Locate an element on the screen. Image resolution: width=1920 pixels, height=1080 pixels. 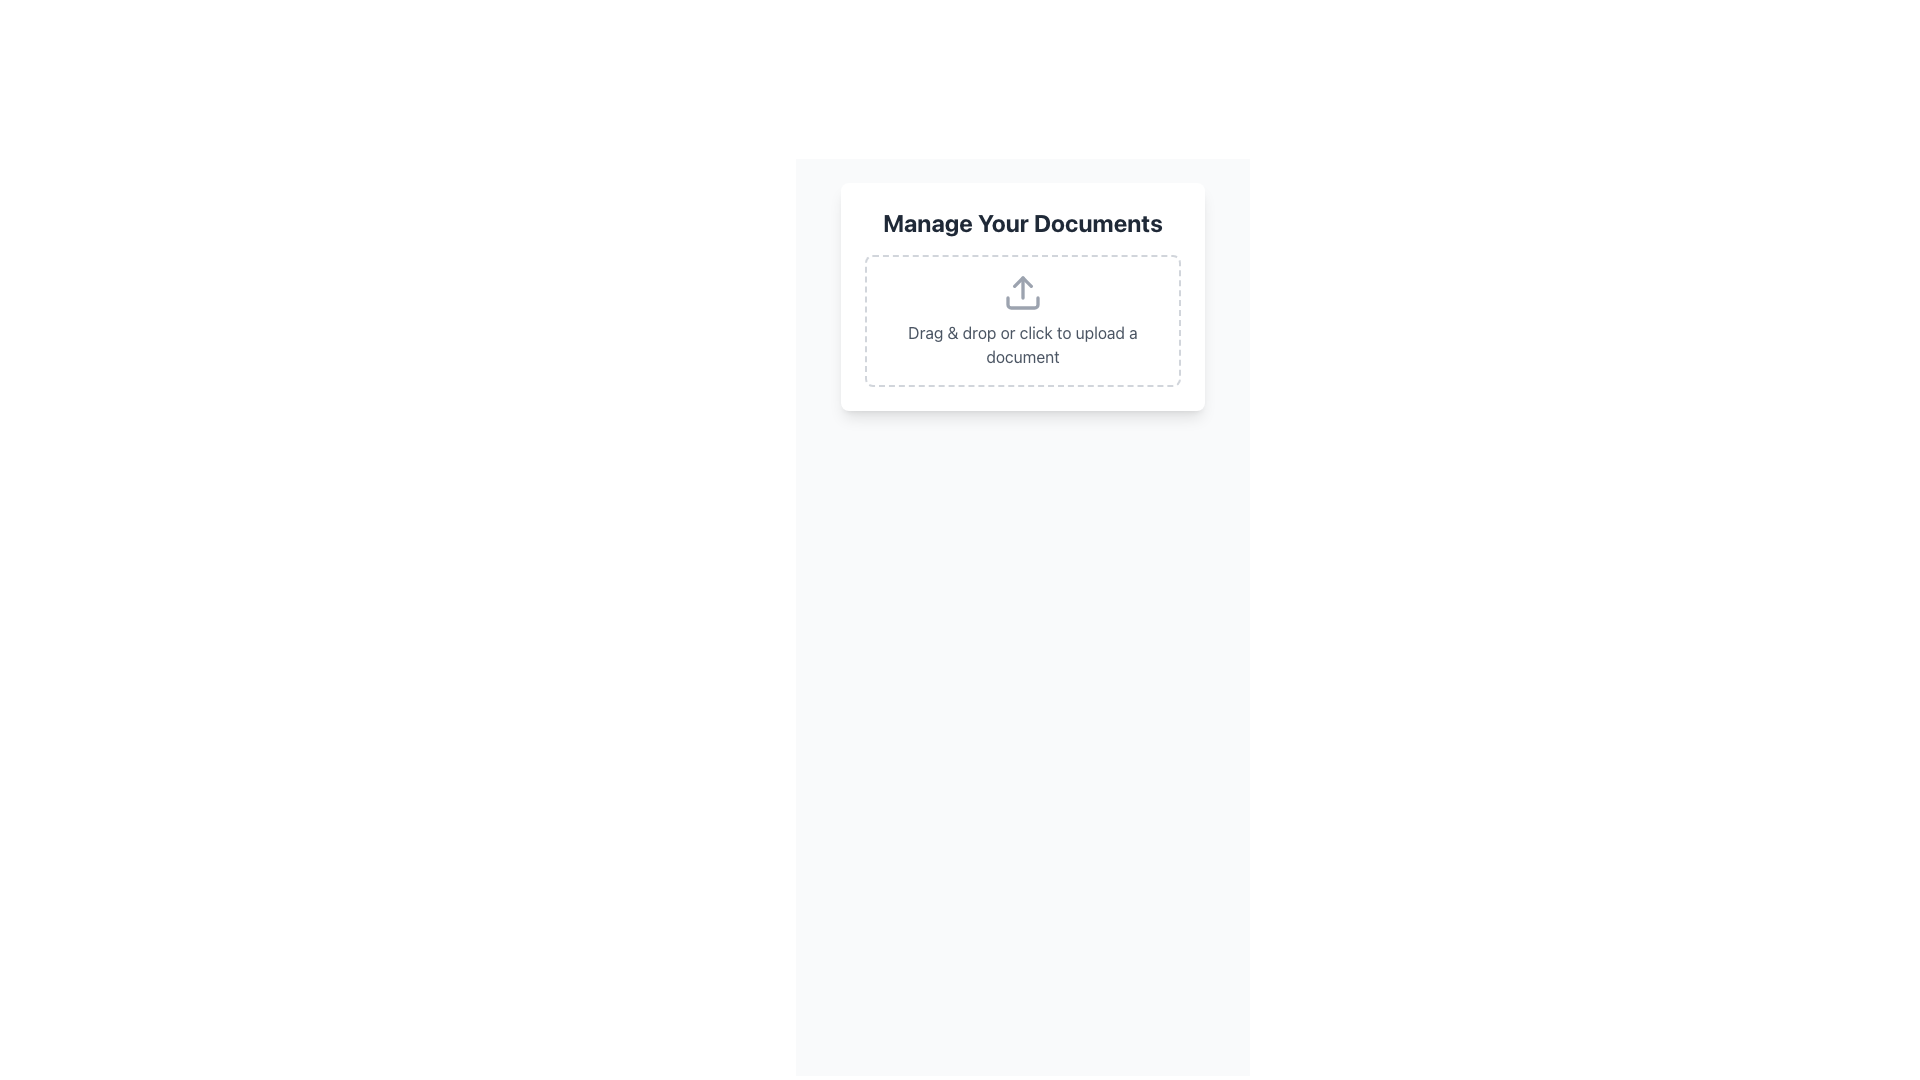
the upload control icon, which visually indicates the action of uploading a file, located at the center of the document upload interface under the text 'Drag & drop or click to upload a document' is located at coordinates (1022, 293).